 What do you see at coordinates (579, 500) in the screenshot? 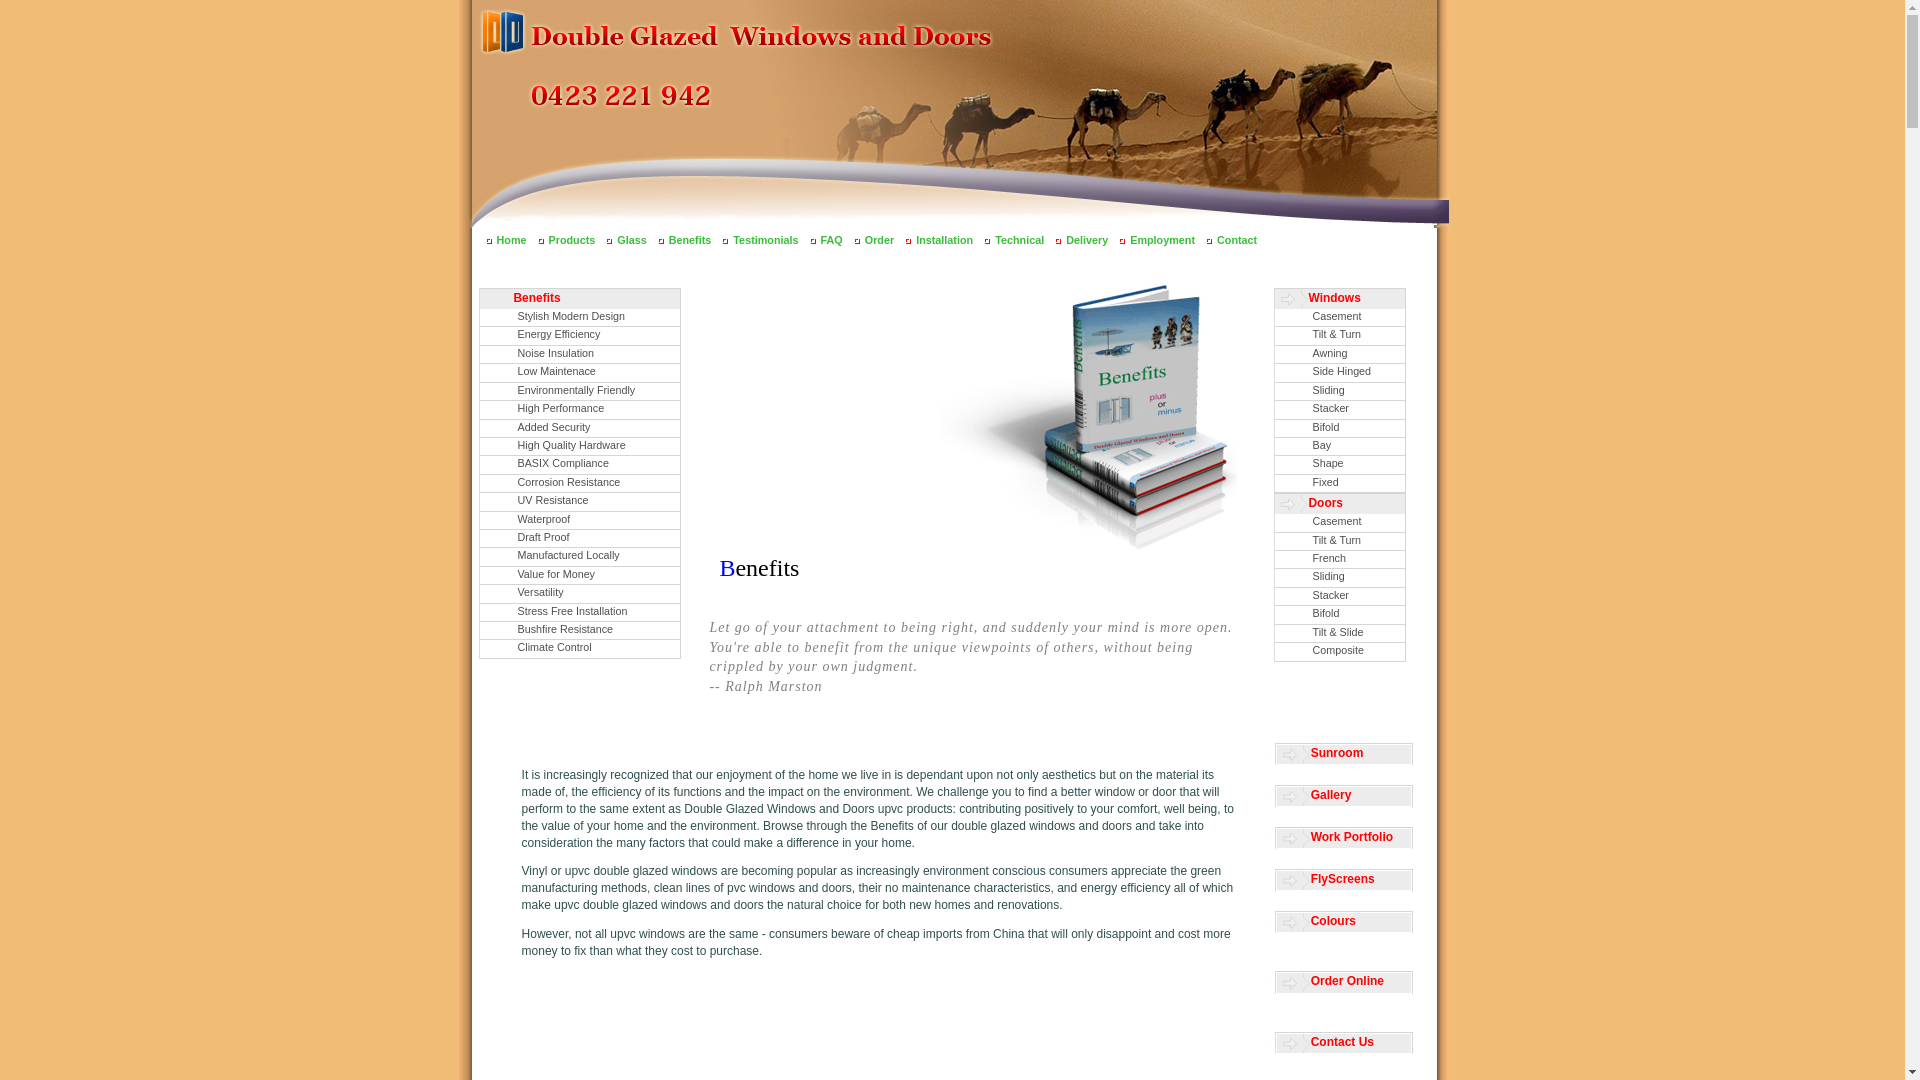
I see `'UV Resistance'` at bounding box center [579, 500].